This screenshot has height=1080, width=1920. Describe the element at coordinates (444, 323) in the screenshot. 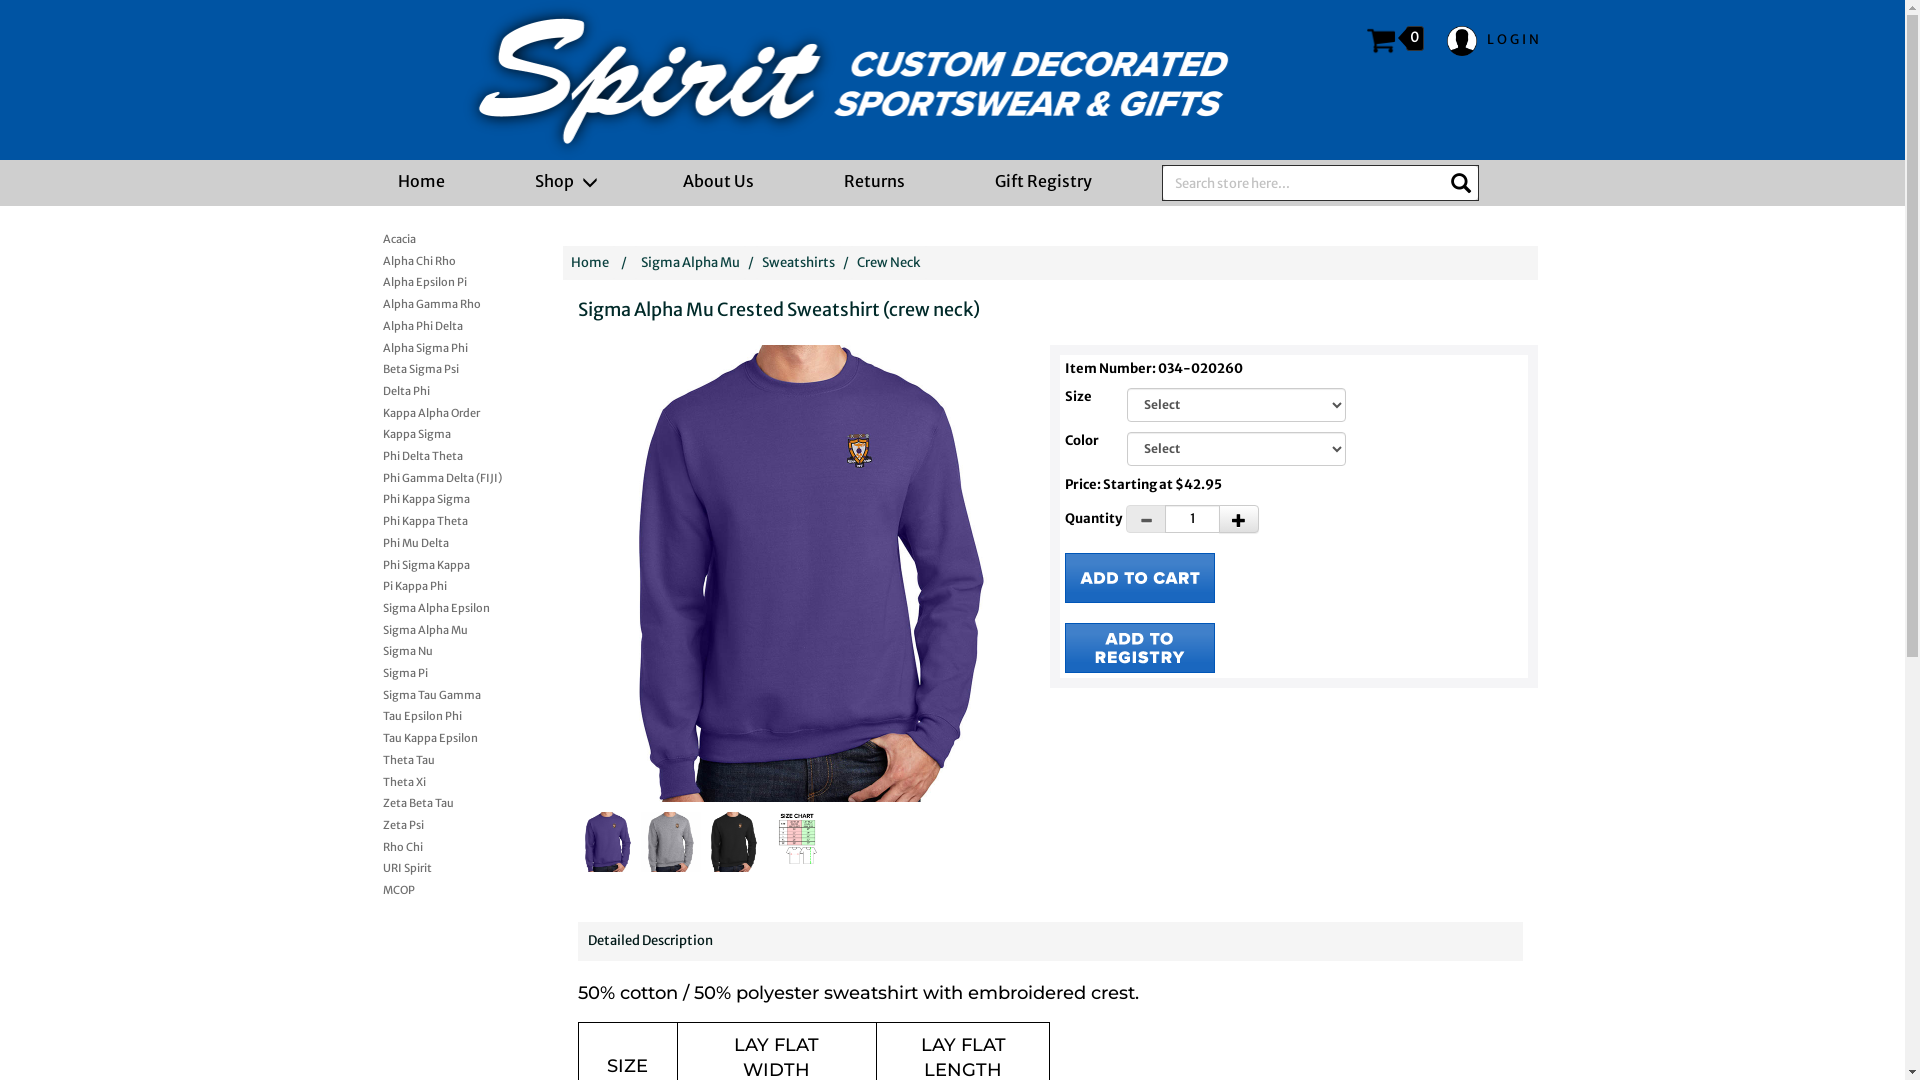

I see `'Alpha Phi Delta'` at that location.